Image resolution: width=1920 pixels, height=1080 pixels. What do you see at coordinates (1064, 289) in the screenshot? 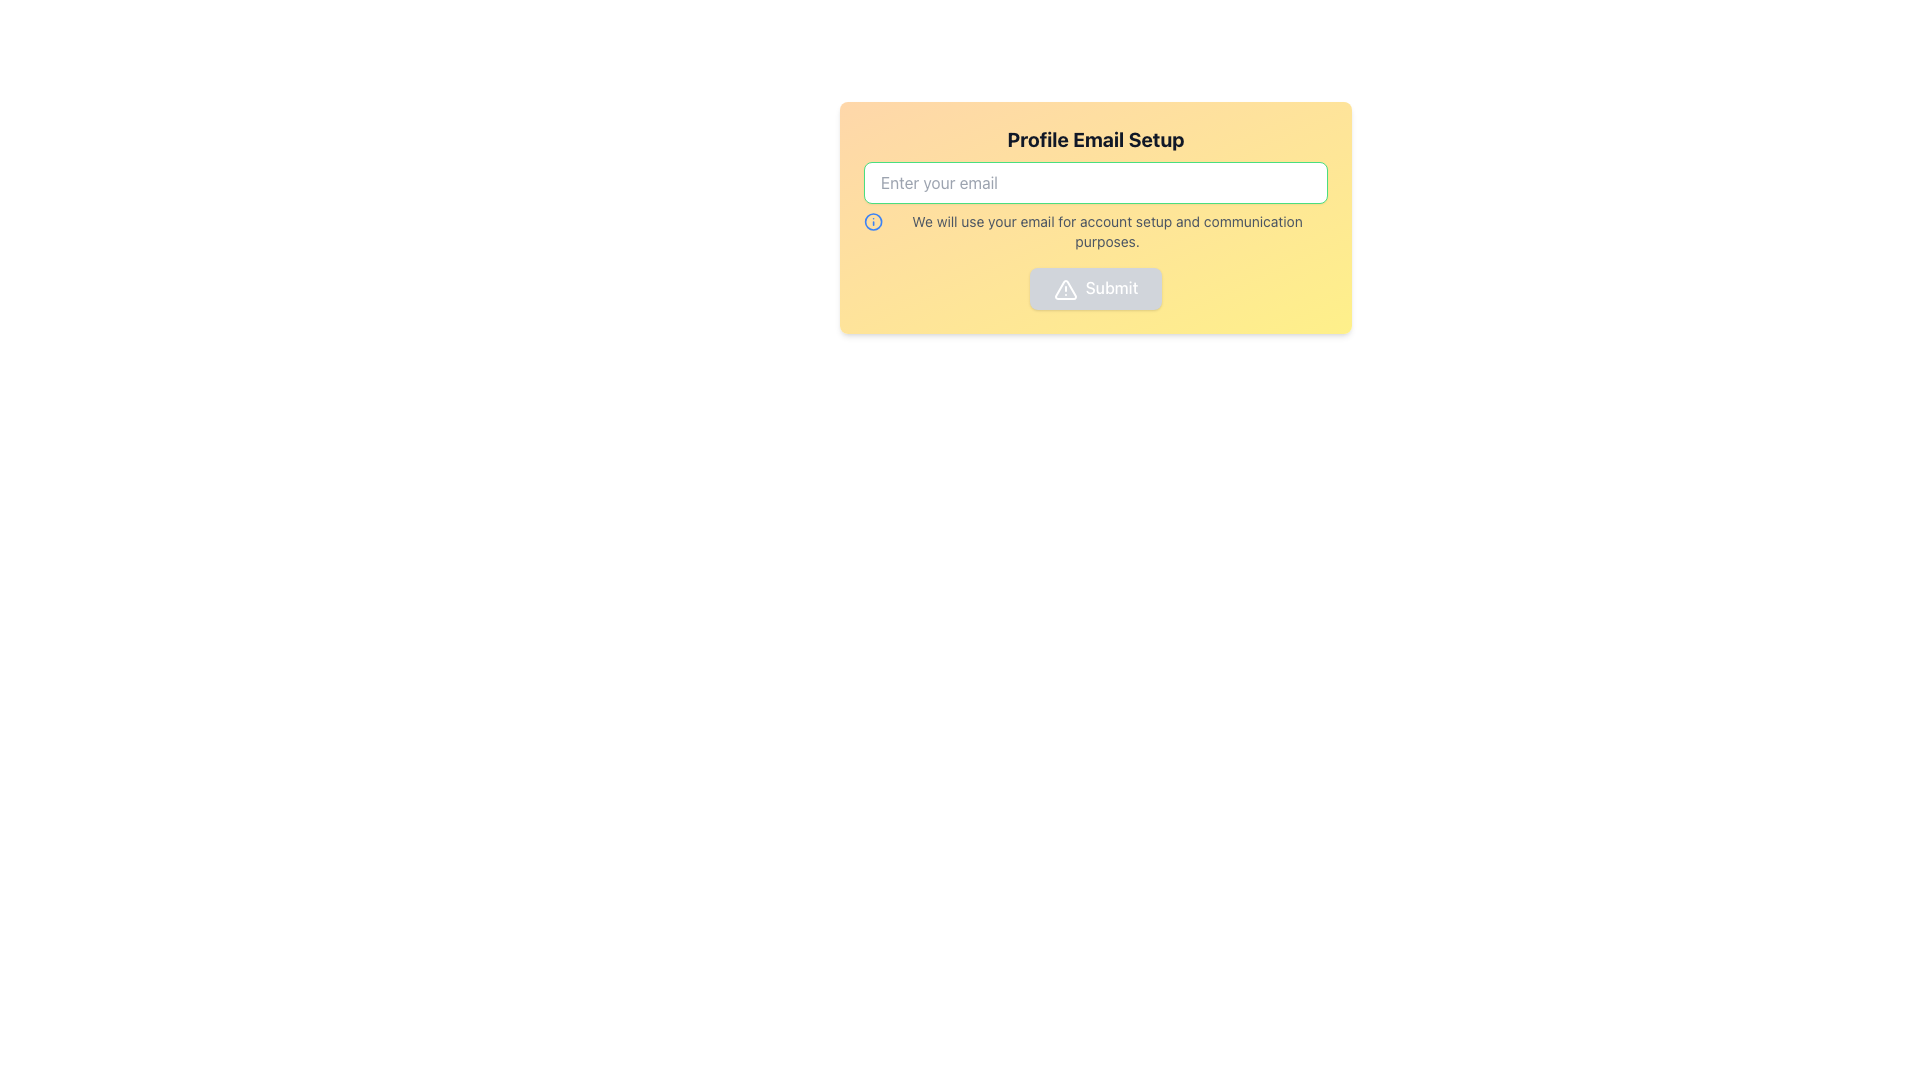
I see `the triangular alert icon located within the 'Submit' button` at bounding box center [1064, 289].